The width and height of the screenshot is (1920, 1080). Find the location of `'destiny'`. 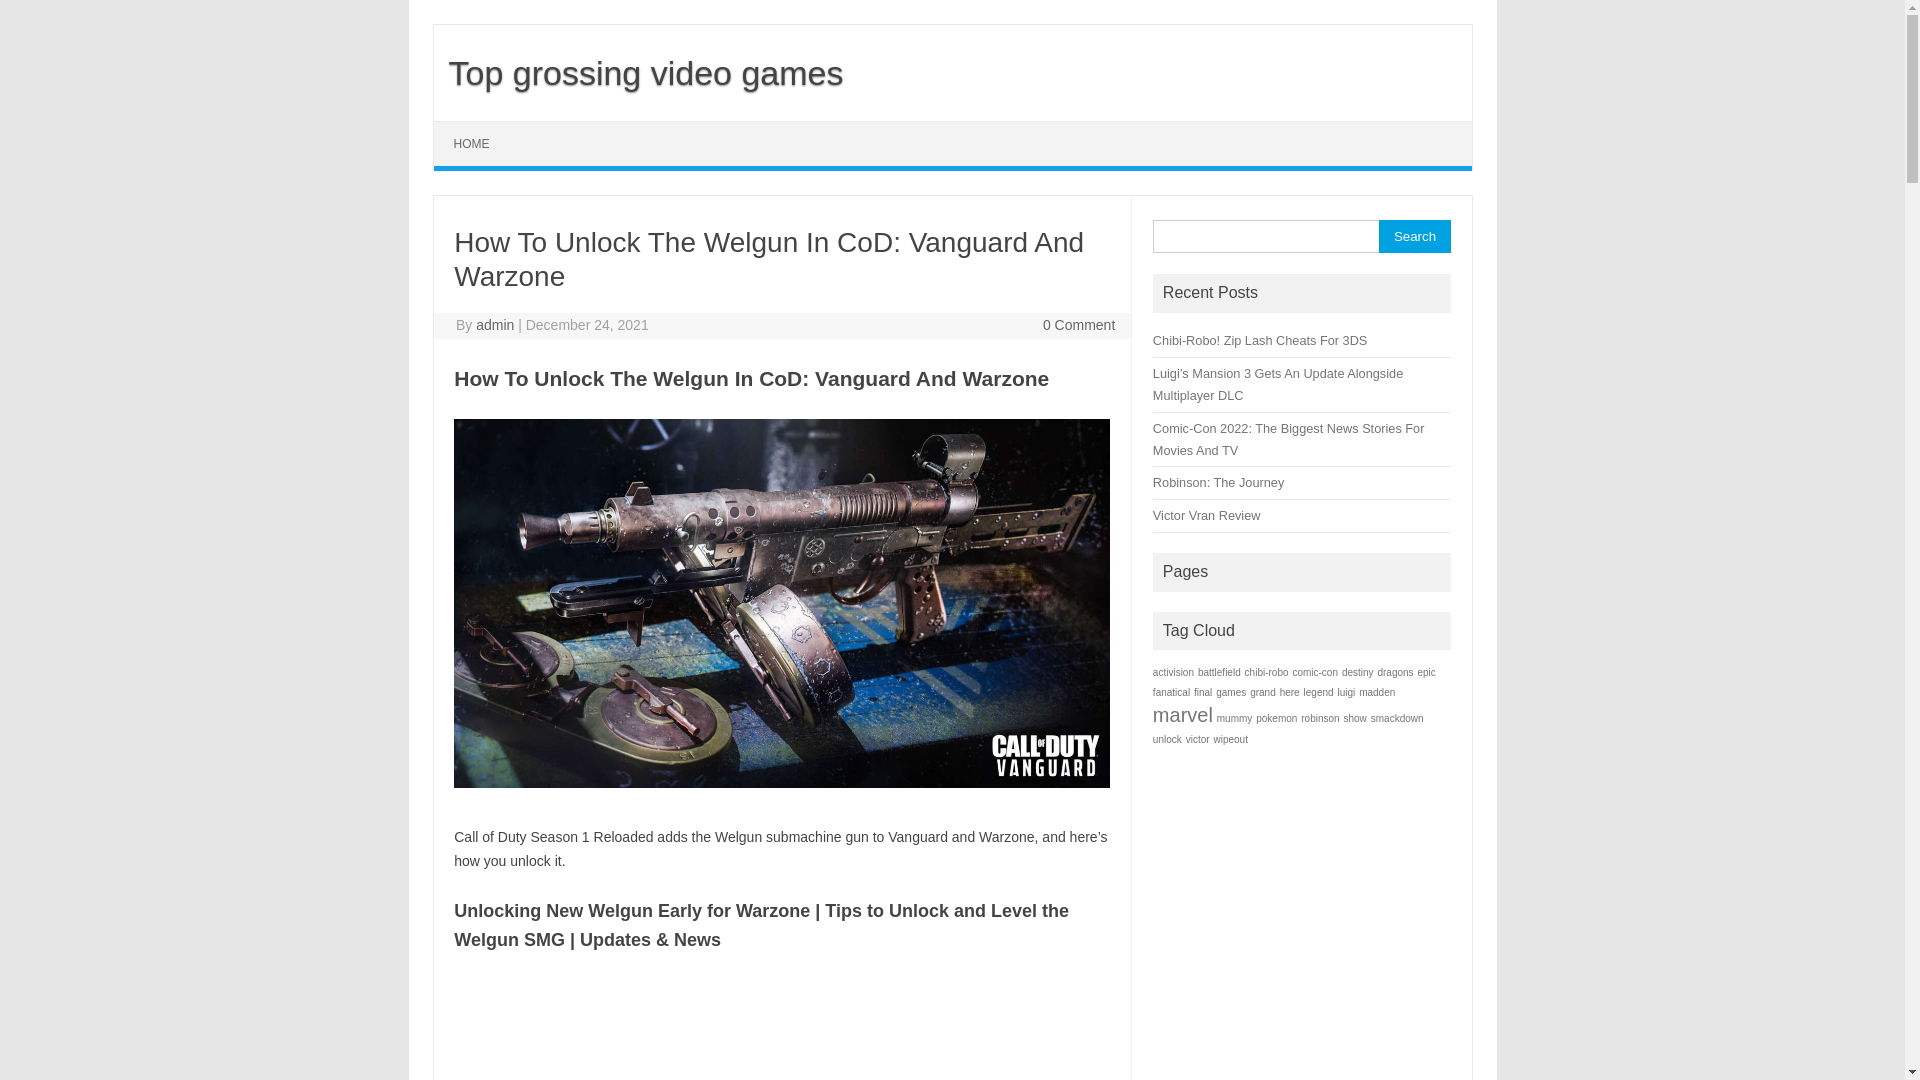

'destiny' is located at coordinates (1358, 672).